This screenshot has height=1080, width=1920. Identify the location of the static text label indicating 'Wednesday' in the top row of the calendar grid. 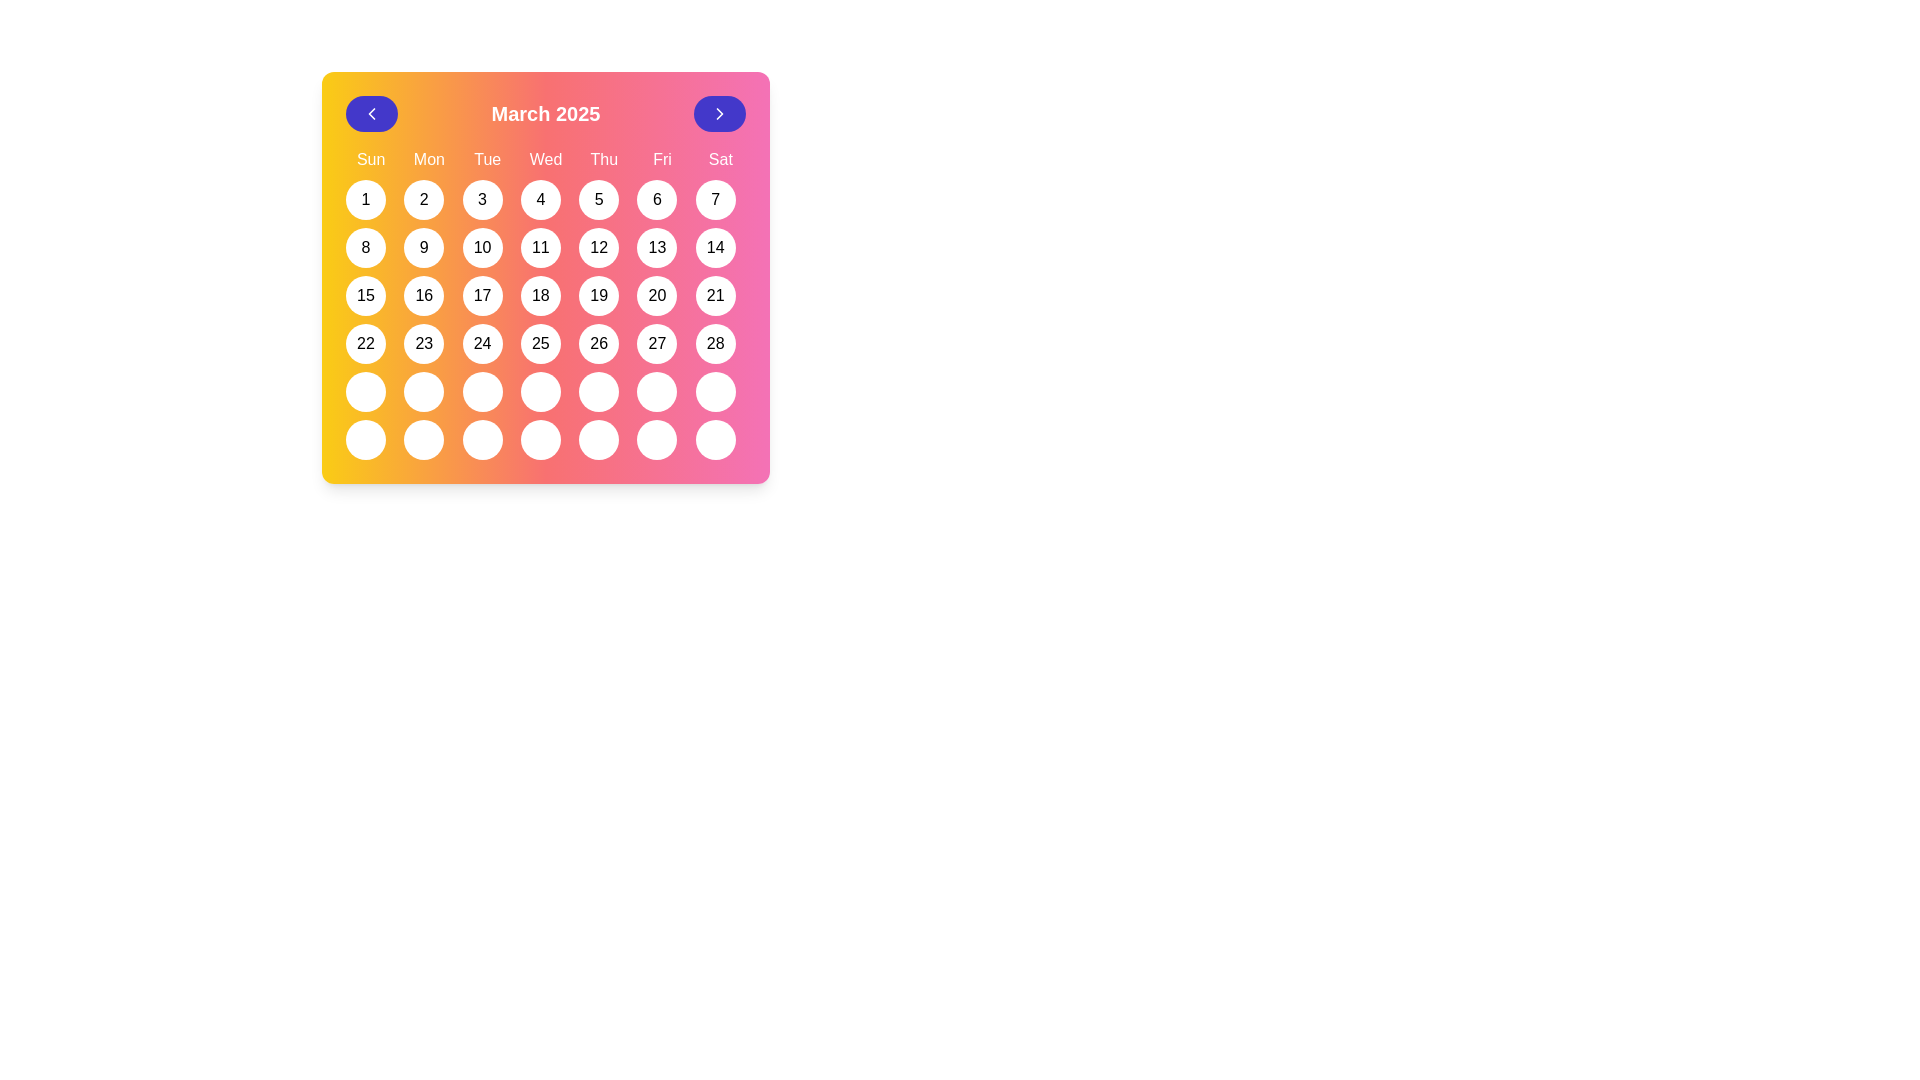
(546, 158).